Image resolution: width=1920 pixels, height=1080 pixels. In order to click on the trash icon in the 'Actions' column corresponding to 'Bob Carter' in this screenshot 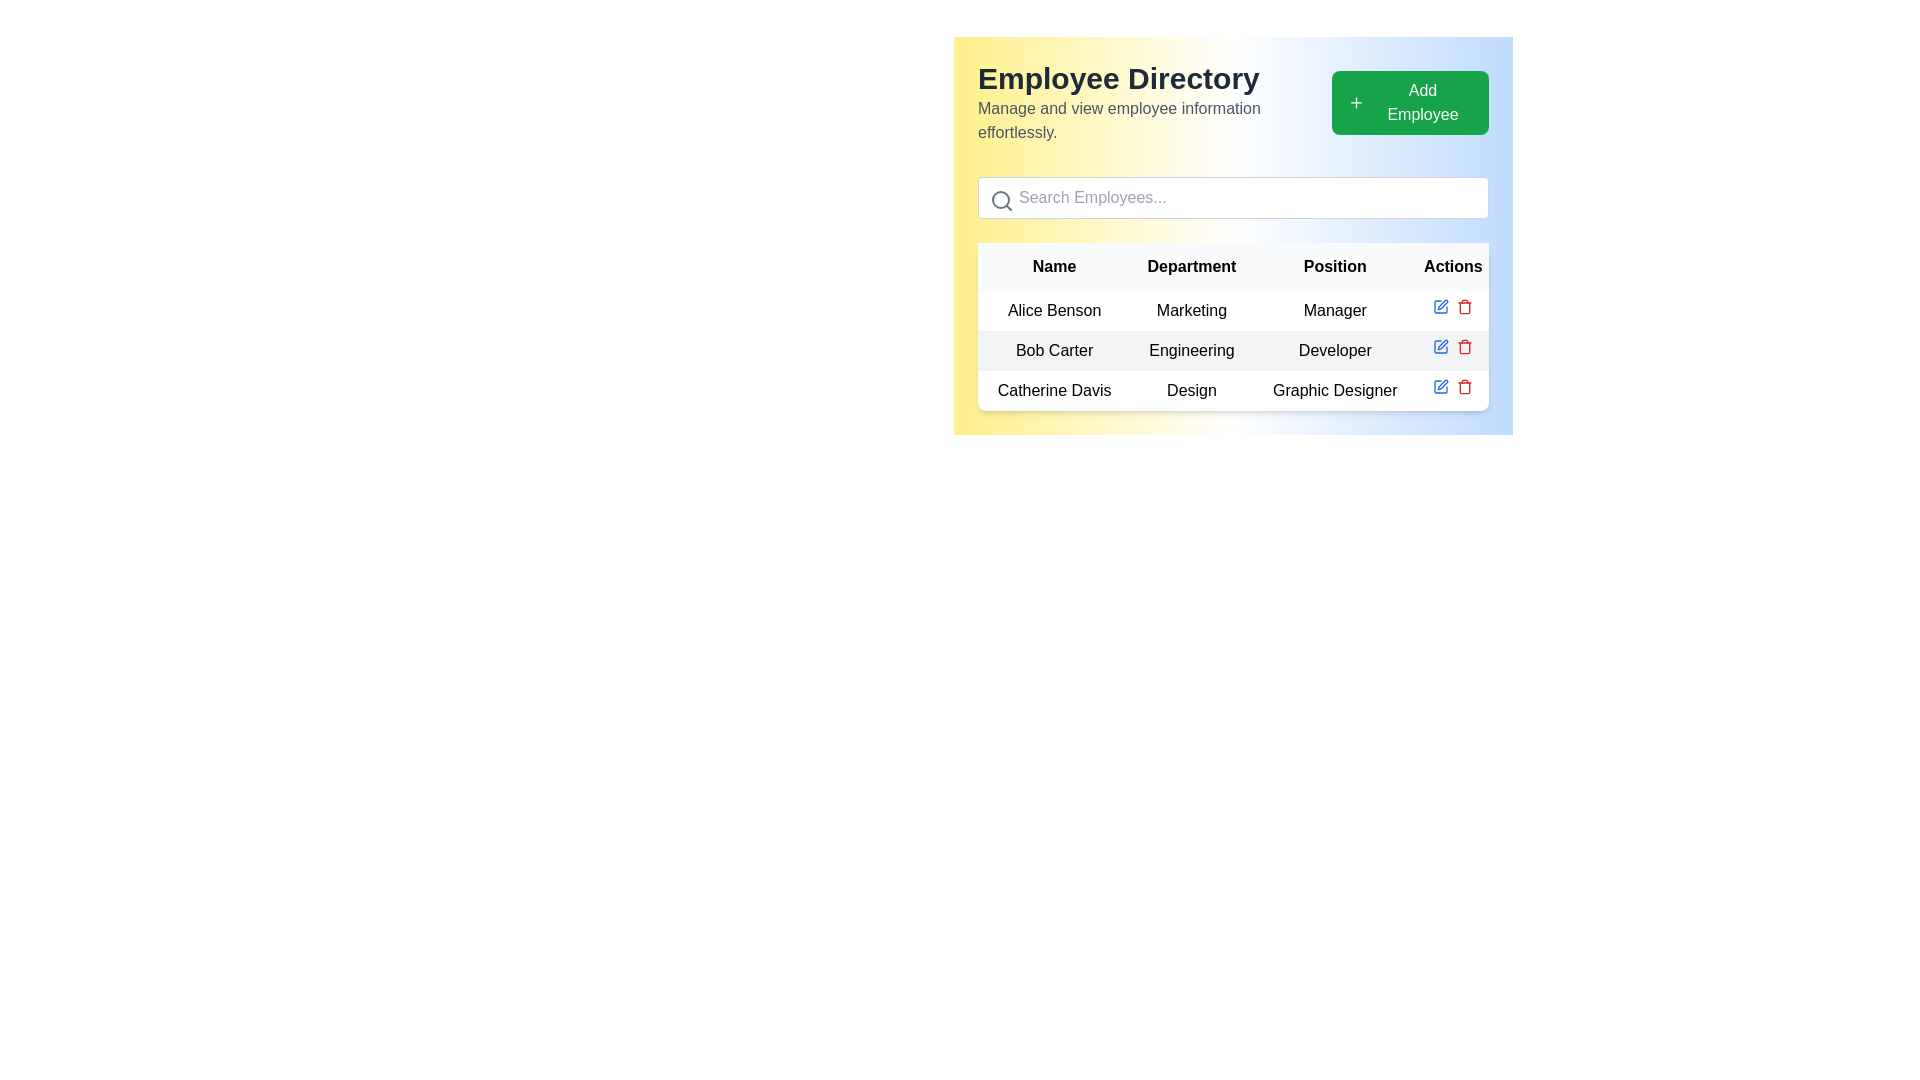, I will do `click(1465, 347)`.